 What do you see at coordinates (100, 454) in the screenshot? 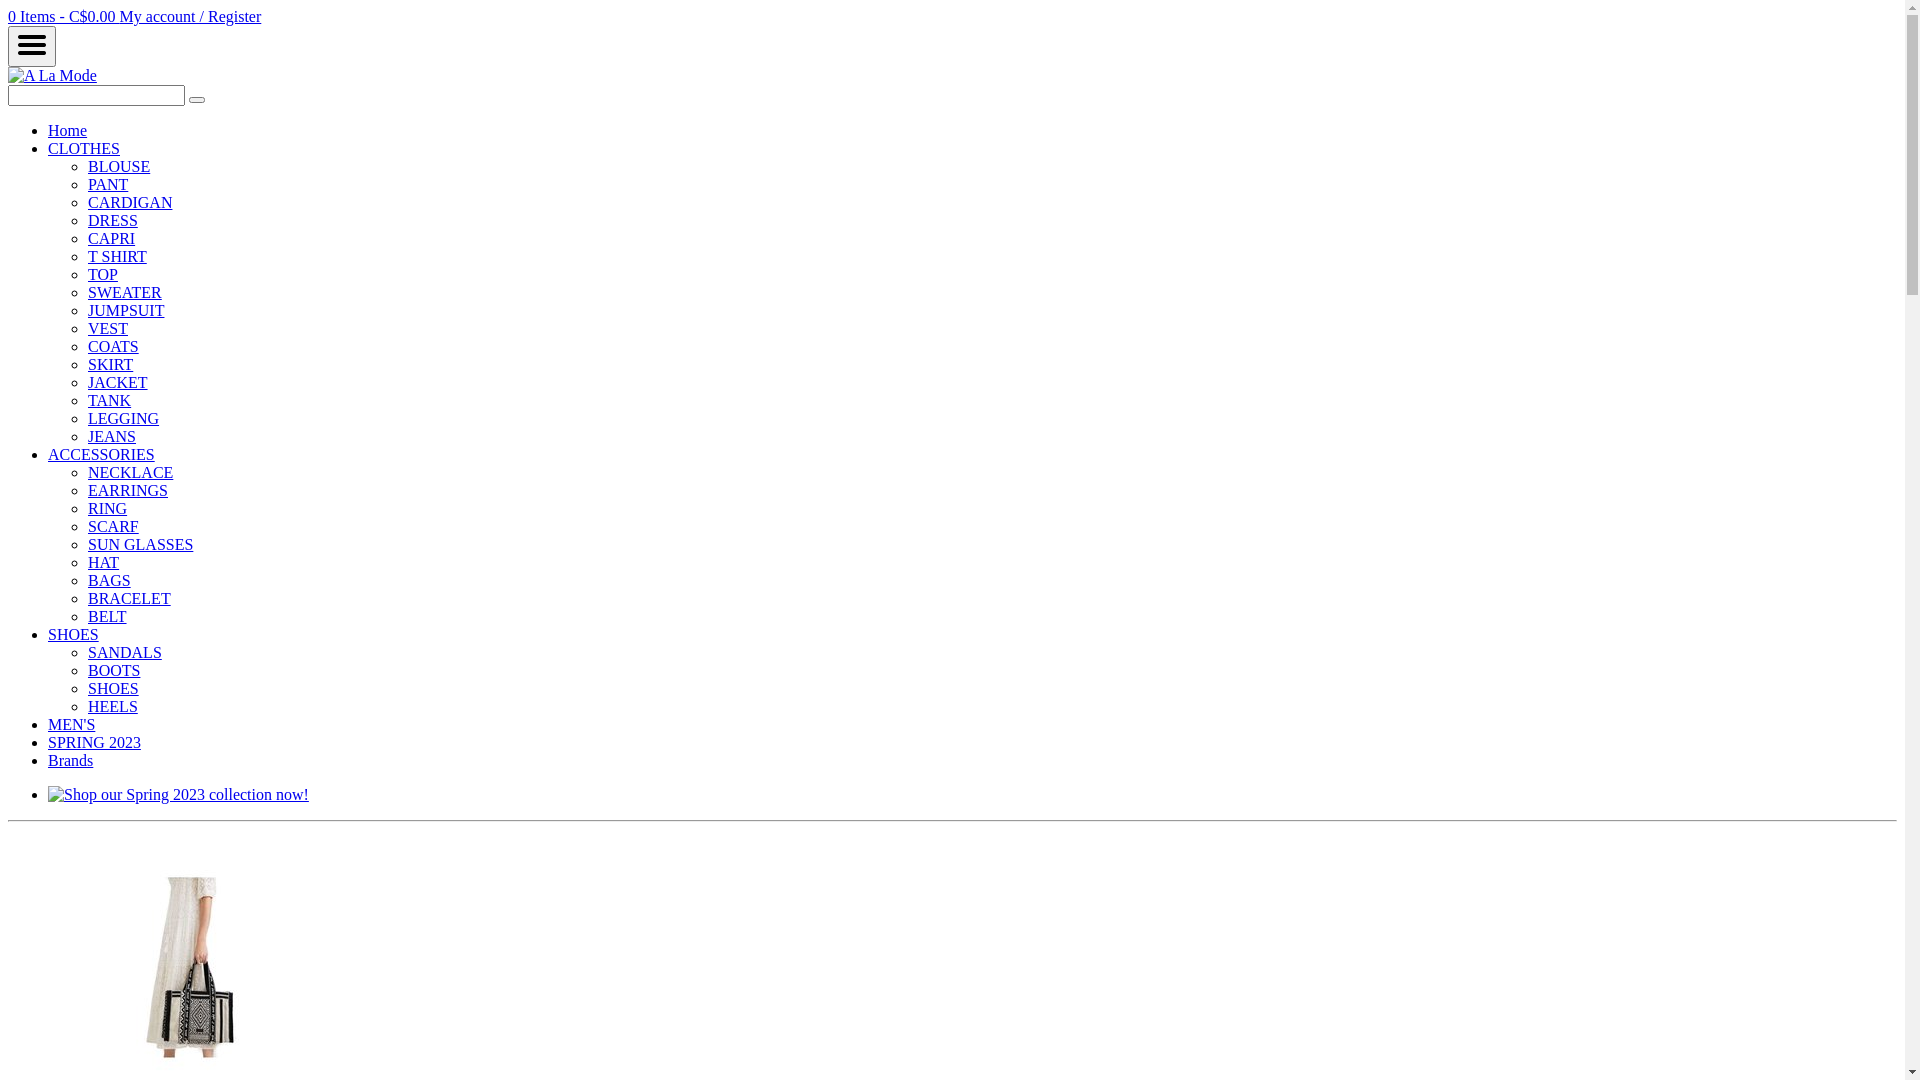
I see `'ACCESSORIES'` at bounding box center [100, 454].